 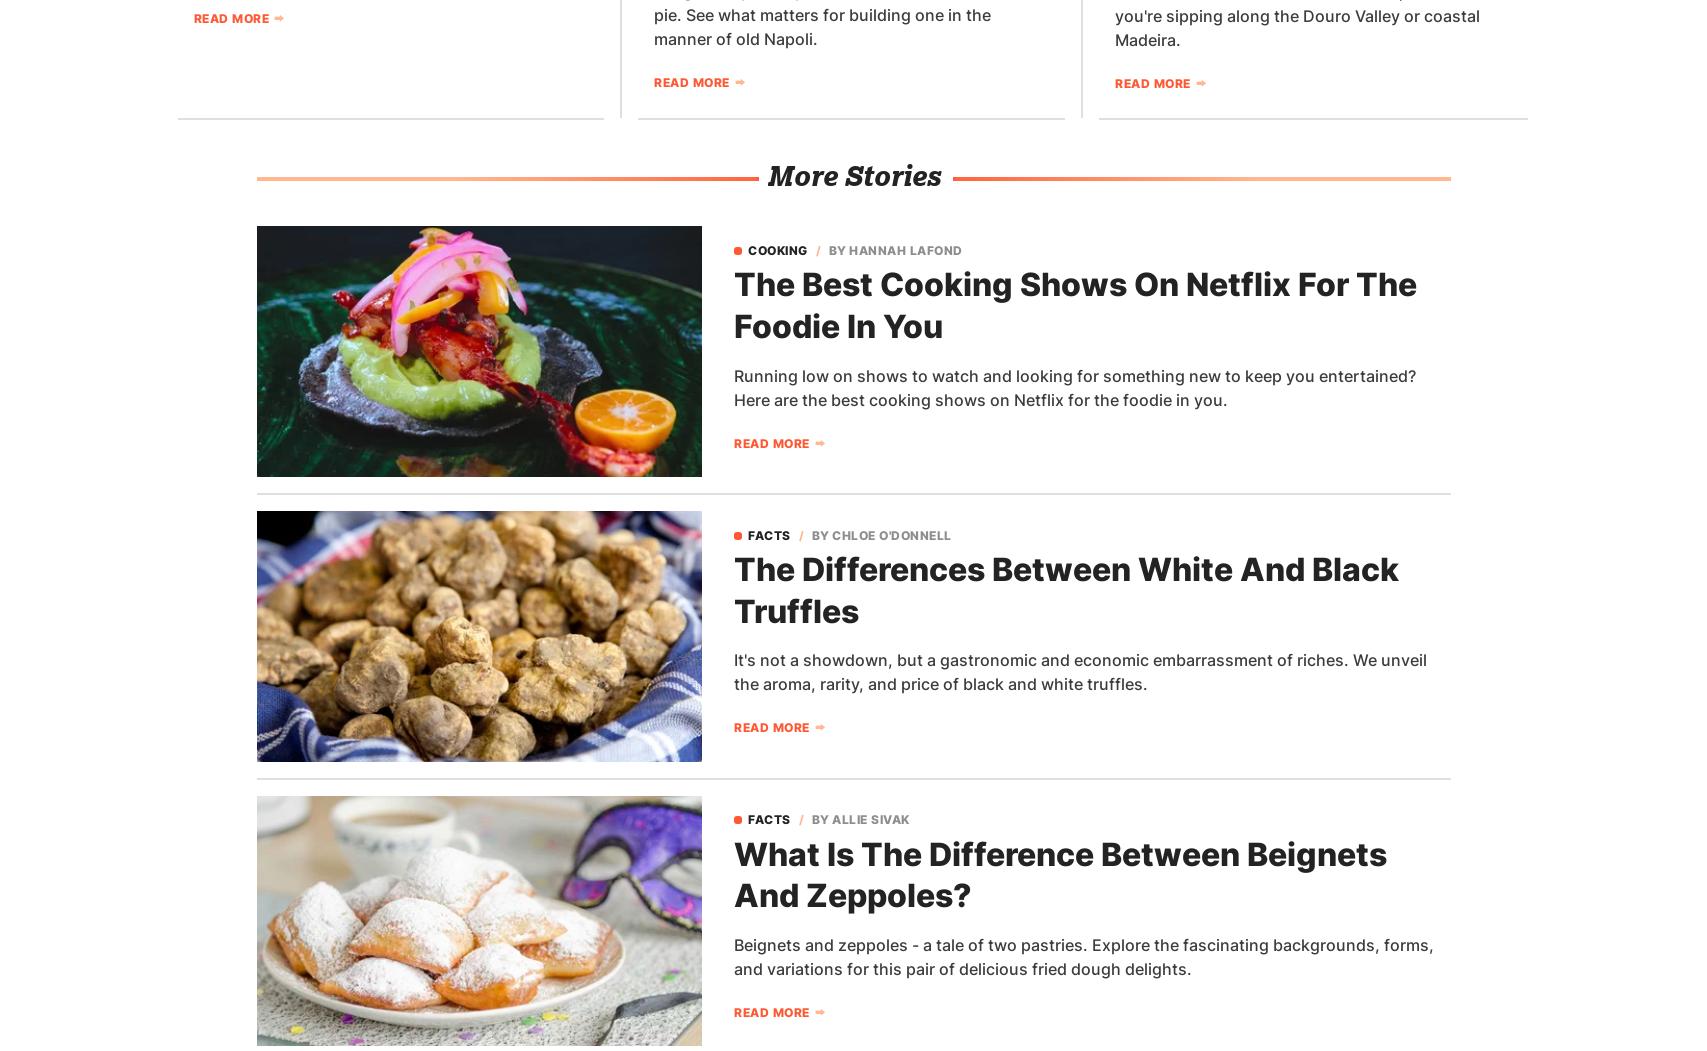 What do you see at coordinates (904, 249) in the screenshot?
I see `'Hannah LaFond'` at bounding box center [904, 249].